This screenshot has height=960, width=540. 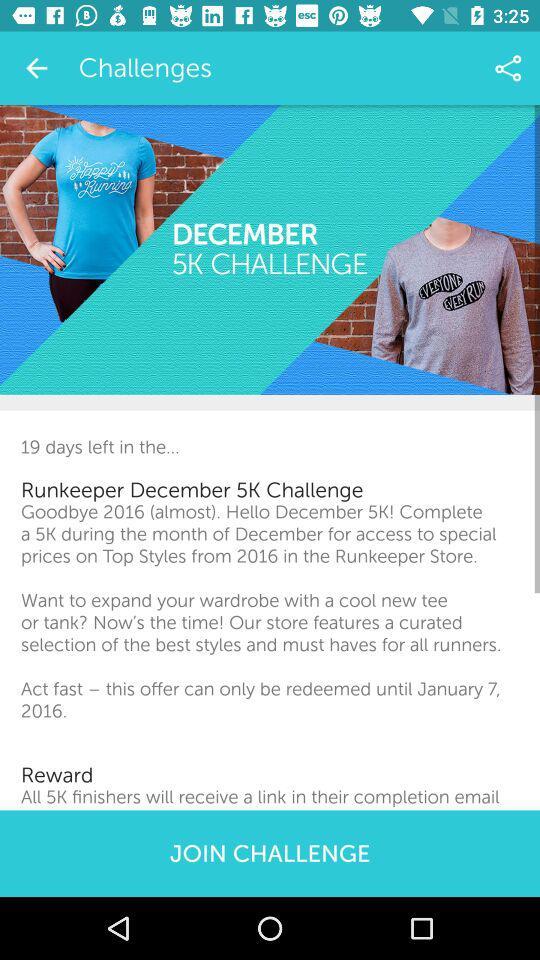 I want to click on the item at the top right corner, so click(x=508, y=68).